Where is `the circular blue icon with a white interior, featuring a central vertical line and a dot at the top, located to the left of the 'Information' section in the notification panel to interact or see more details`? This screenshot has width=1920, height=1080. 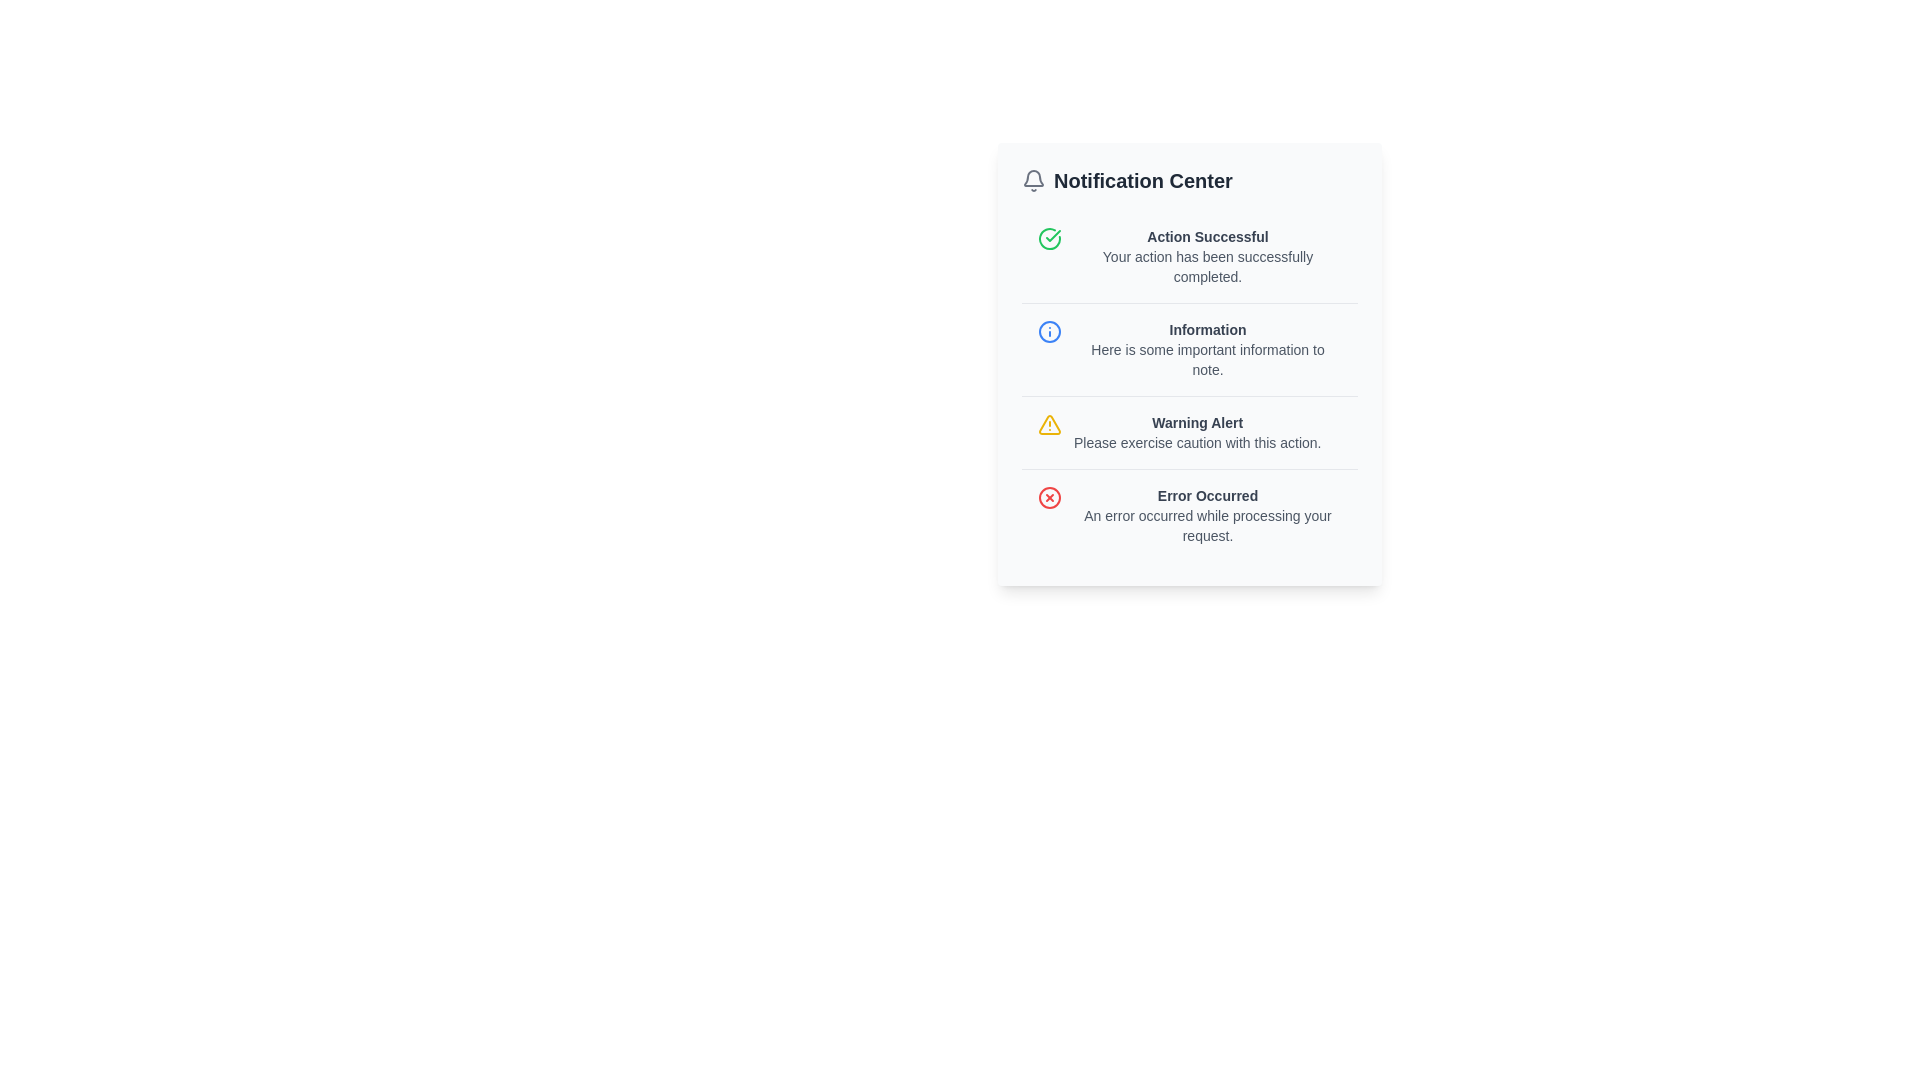 the circular blue icon with a white interior, featuring a central vertical line and a dot at the top, located to the left of the 'Information' section in the notification panel to interact or see more details is located at coordinates (1049, 330).